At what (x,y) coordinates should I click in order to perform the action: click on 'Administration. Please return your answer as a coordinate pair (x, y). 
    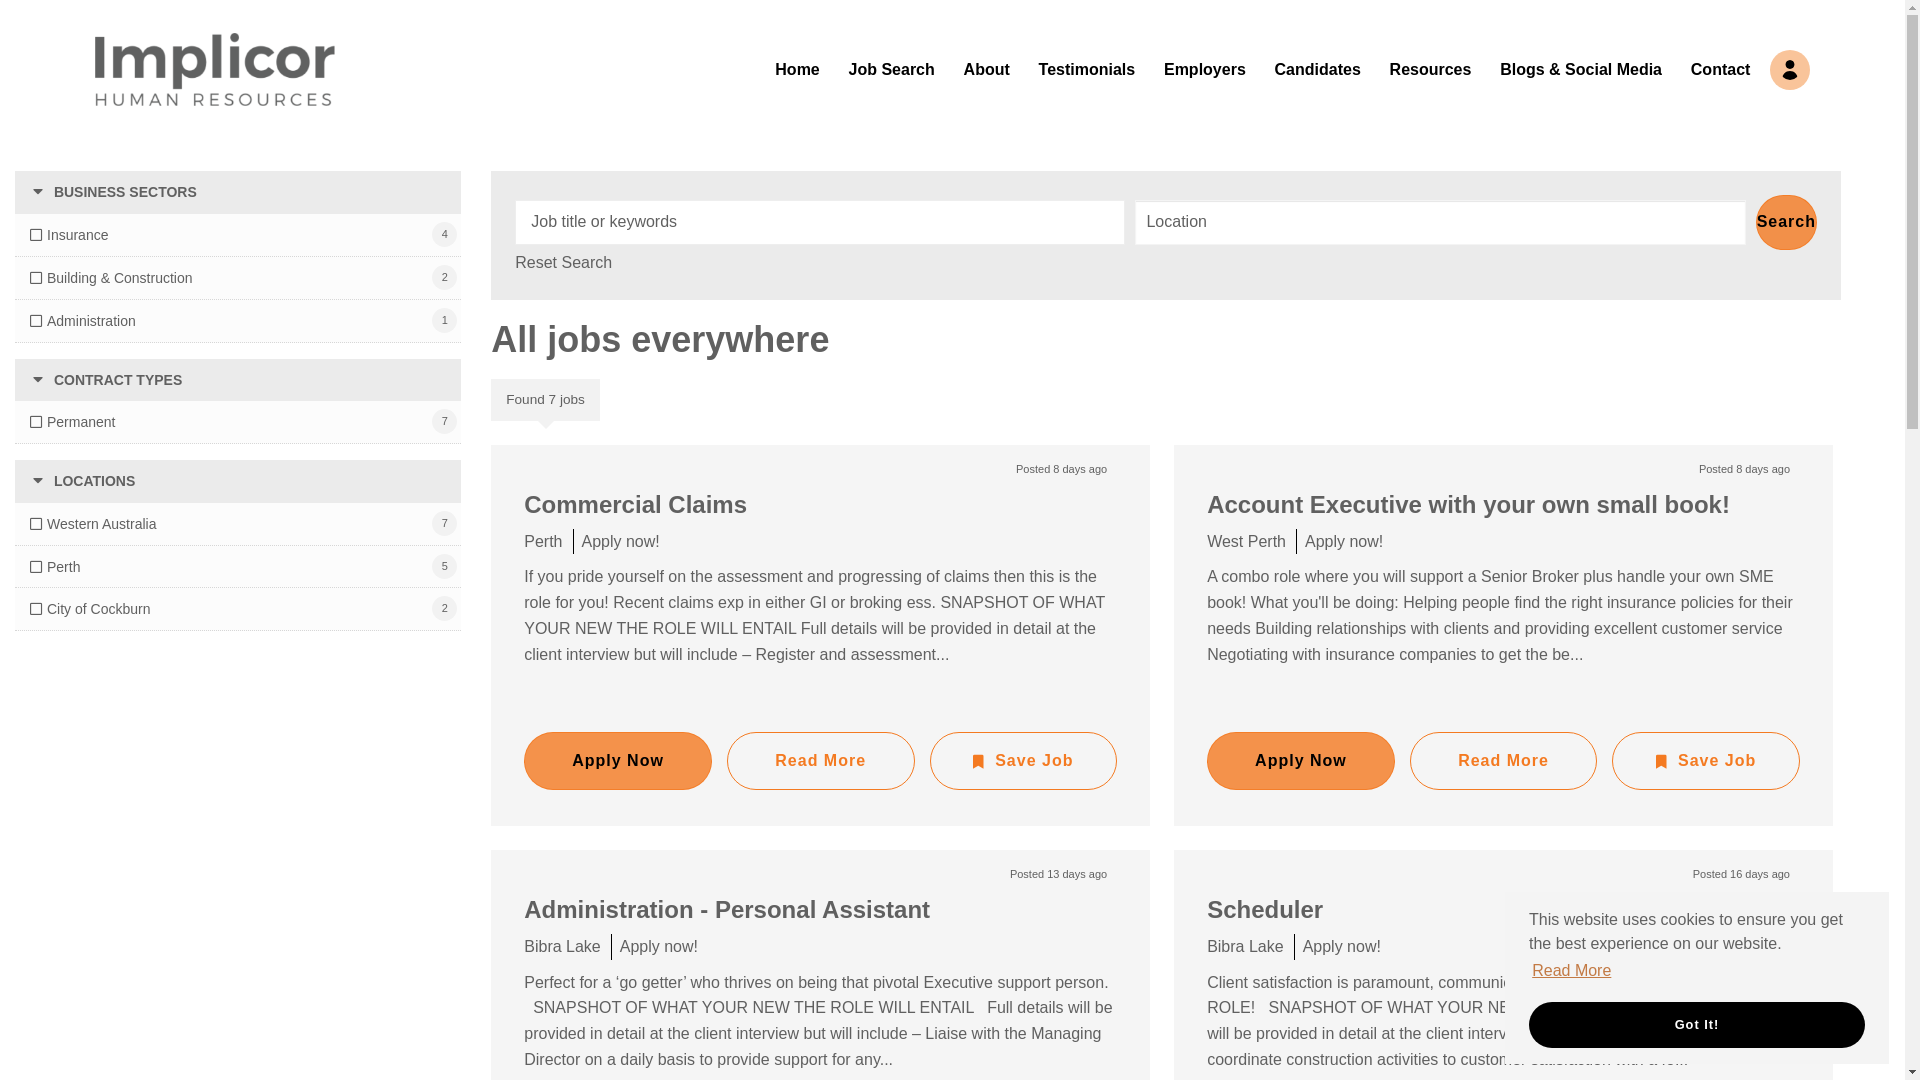
    Looking at the image, I should click on (81, 319).